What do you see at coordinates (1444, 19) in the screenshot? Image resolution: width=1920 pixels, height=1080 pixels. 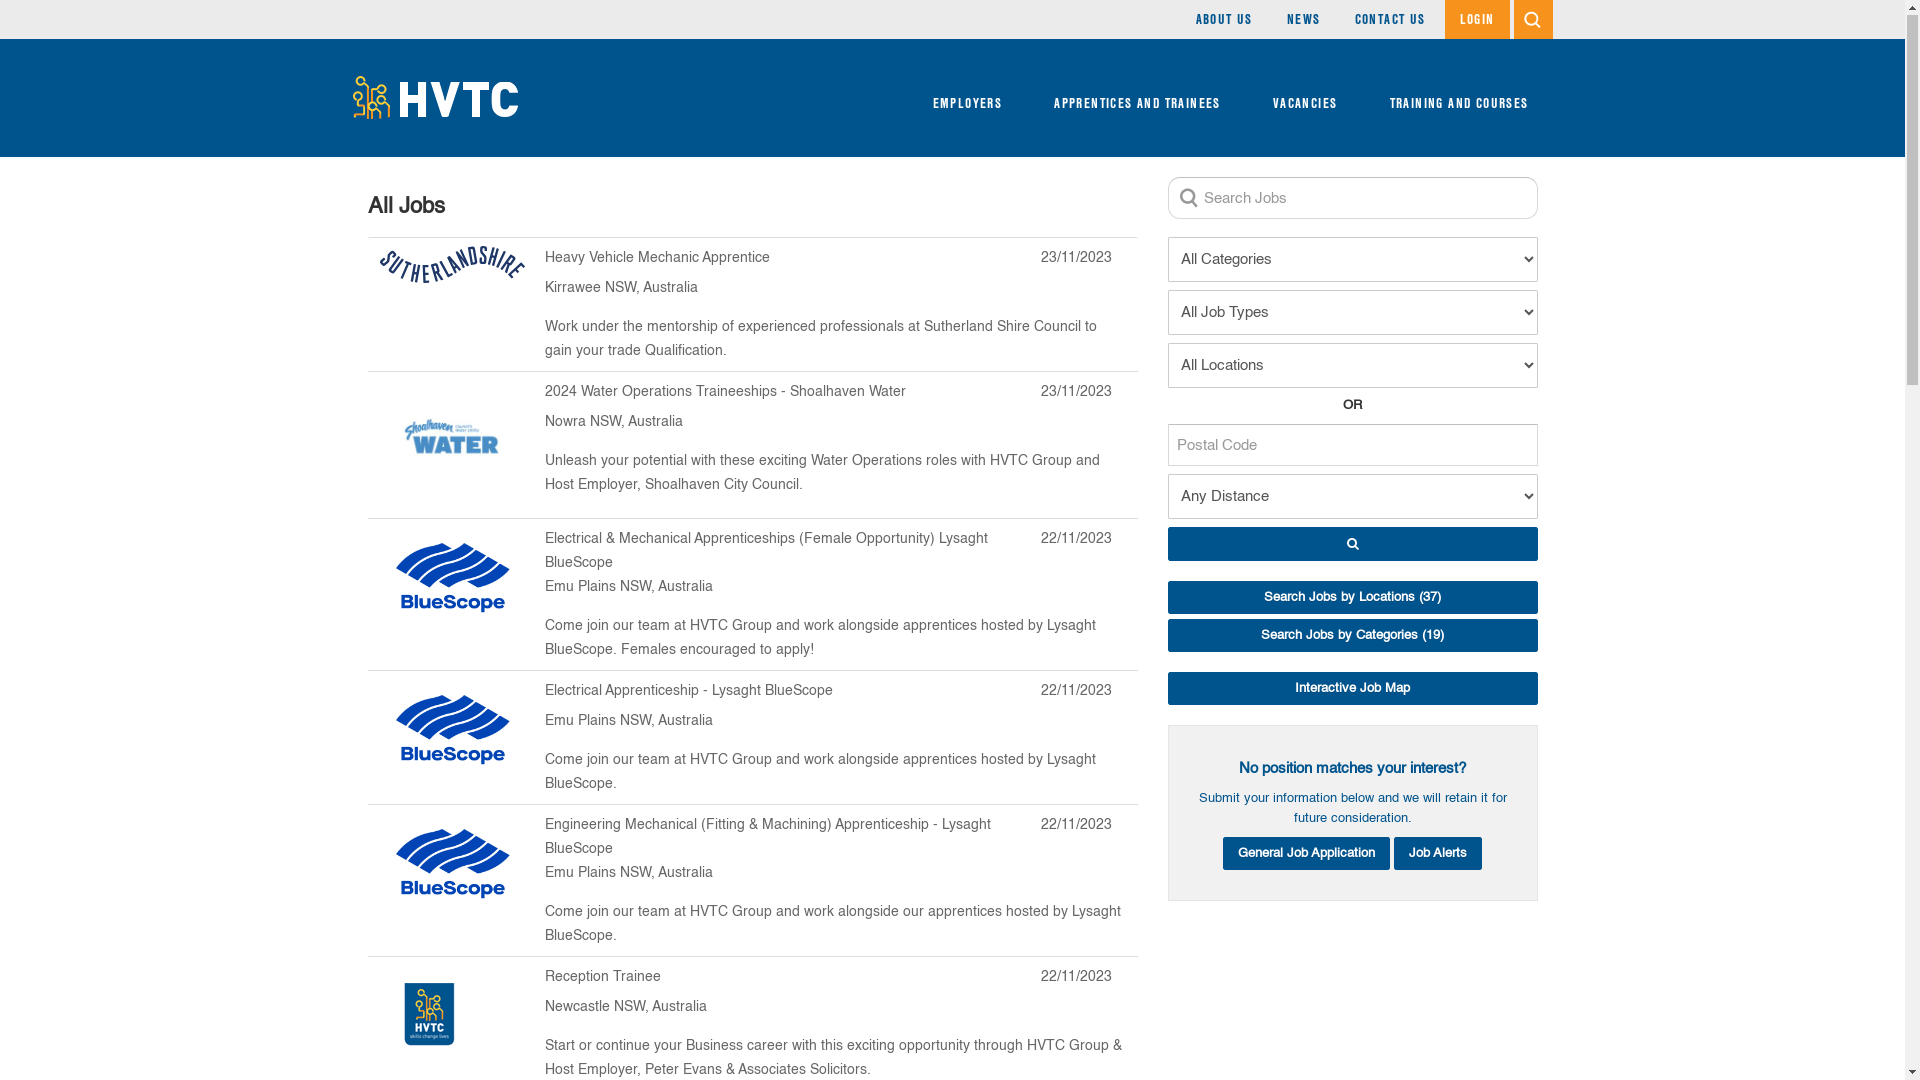 I see `'LOGIN'` at bounding box center [1444, 19].